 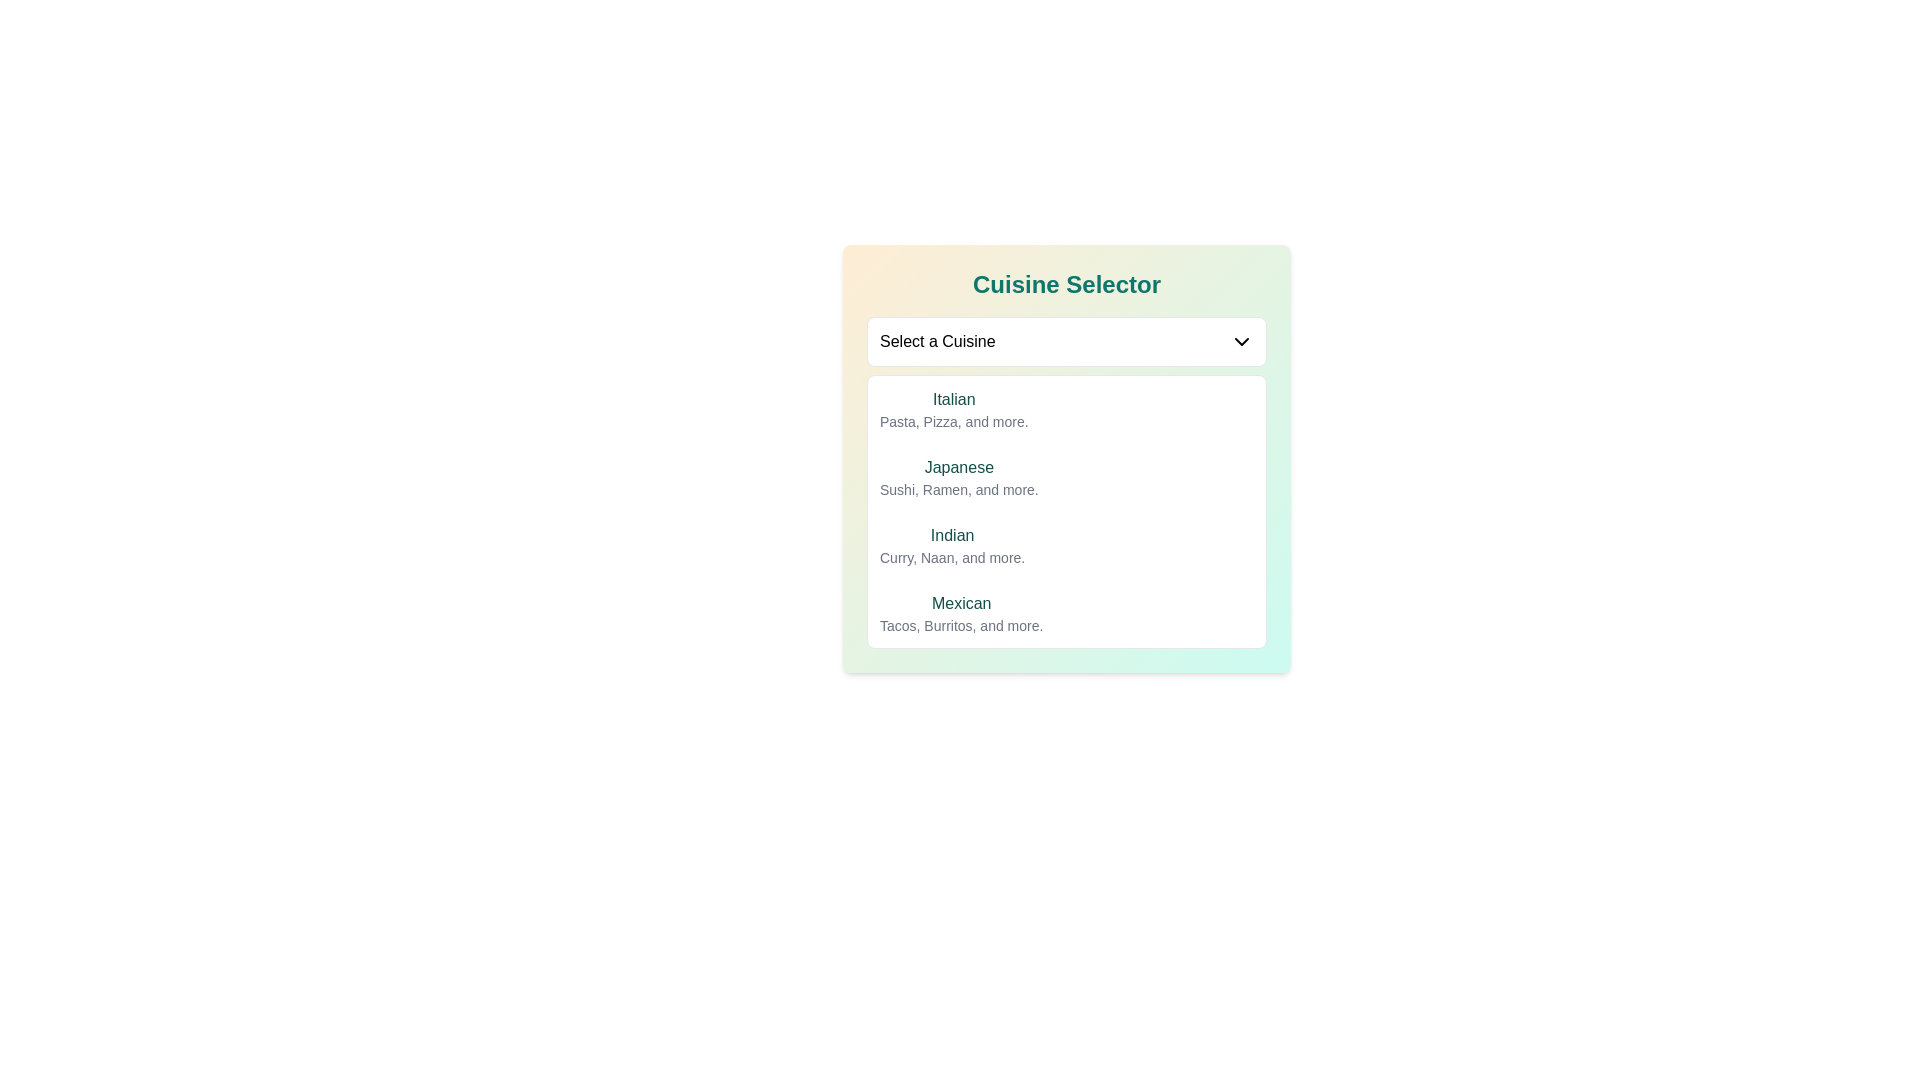 I want to click on on the fourth item in the Cuisine Selector list, which displays 'Mexican' in teal and 'Tacos, Burritos, and more.' in gray, so click(x=1065, y=612).